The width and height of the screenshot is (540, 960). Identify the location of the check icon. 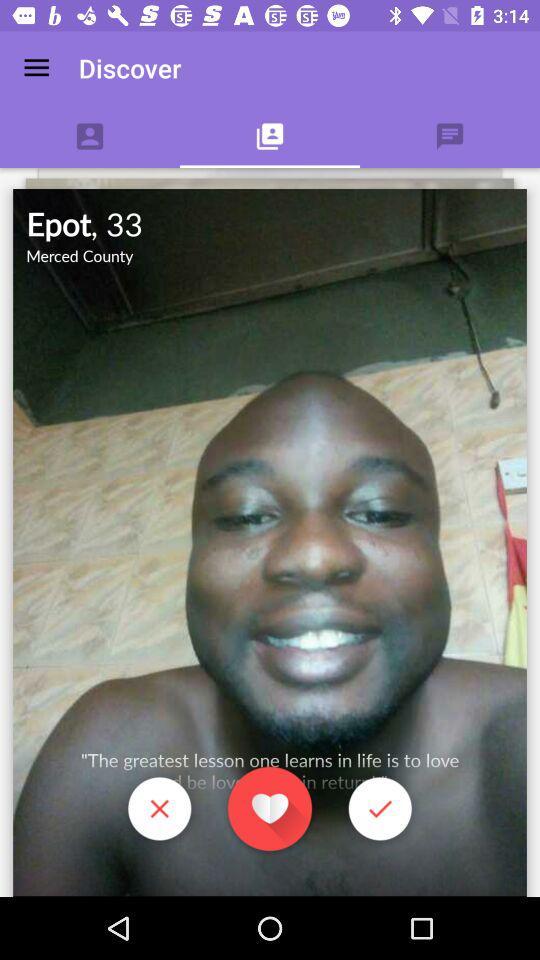
(380, 811).